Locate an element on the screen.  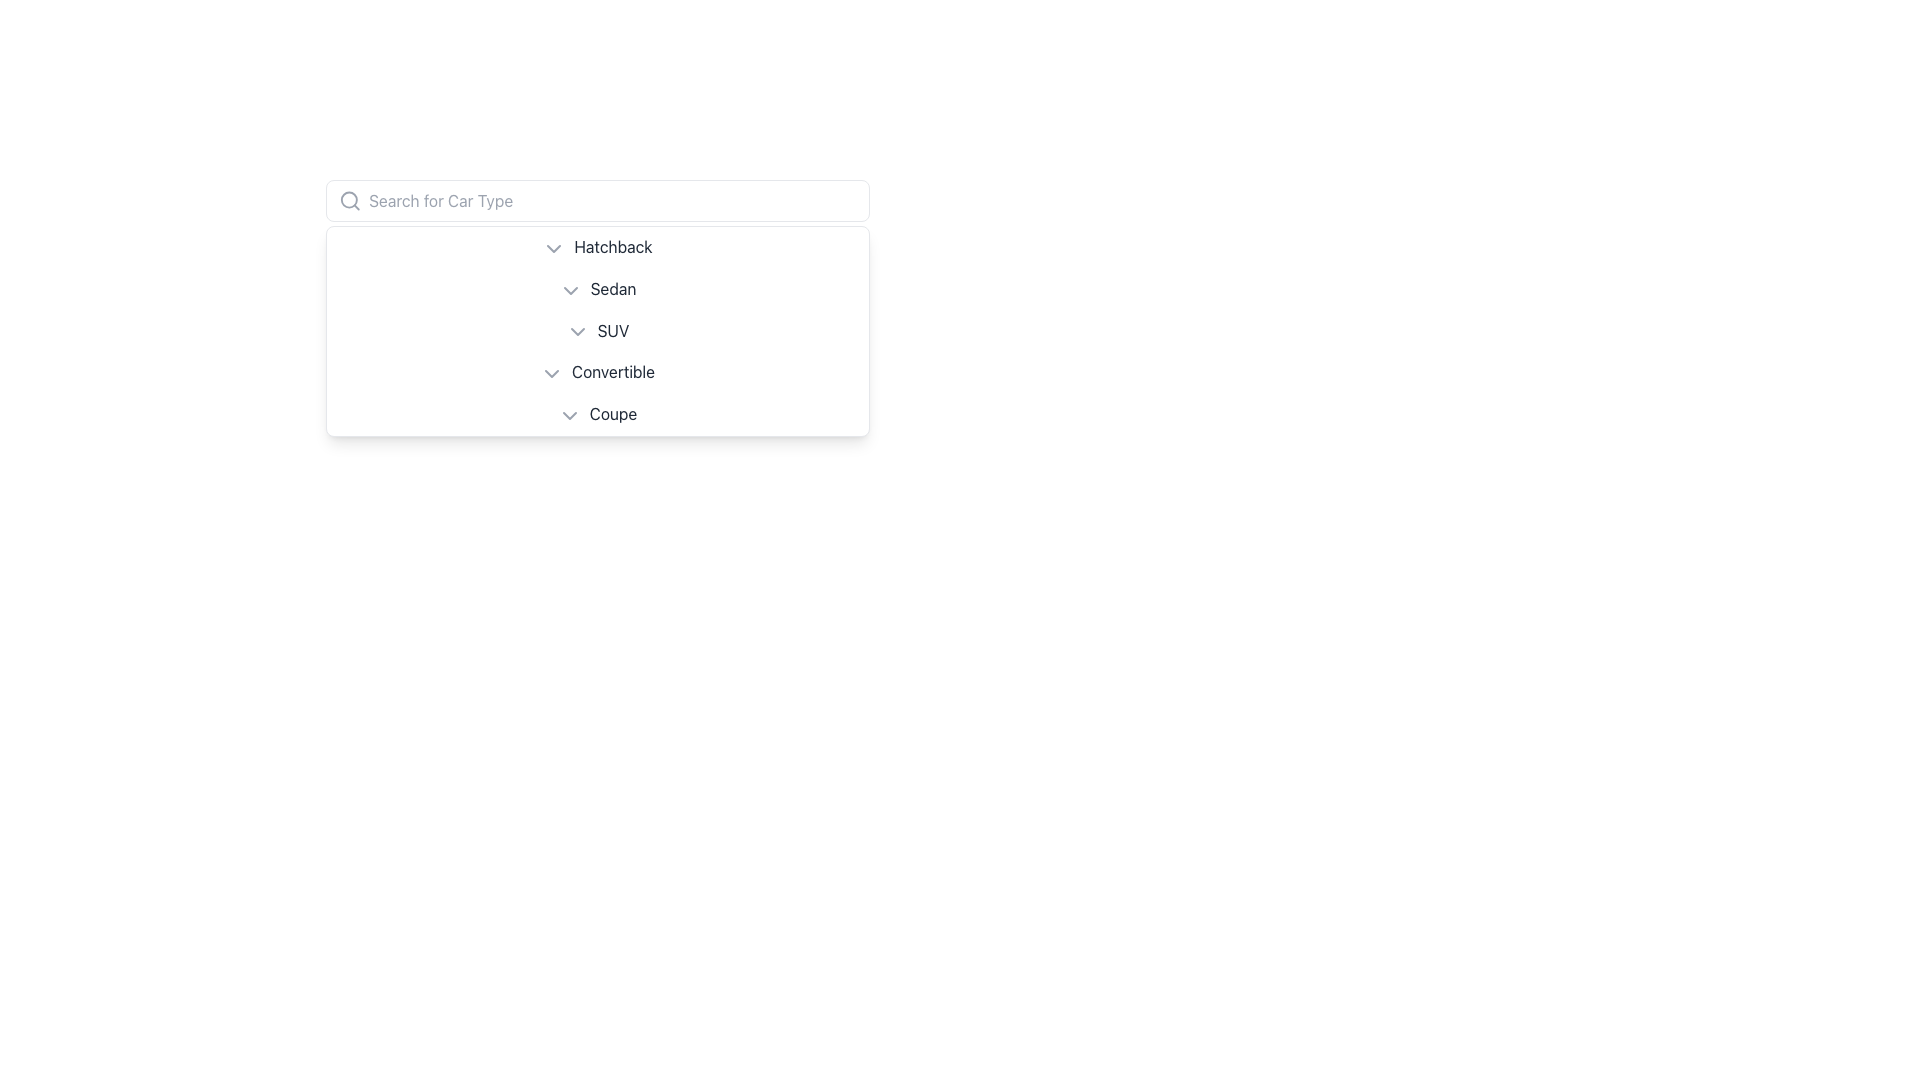
the 'Coupe' menu item, which is the last option in the dropdown menu and features a hover effect that changes the background to blue and the text to white is located at coordinates (596, 414).